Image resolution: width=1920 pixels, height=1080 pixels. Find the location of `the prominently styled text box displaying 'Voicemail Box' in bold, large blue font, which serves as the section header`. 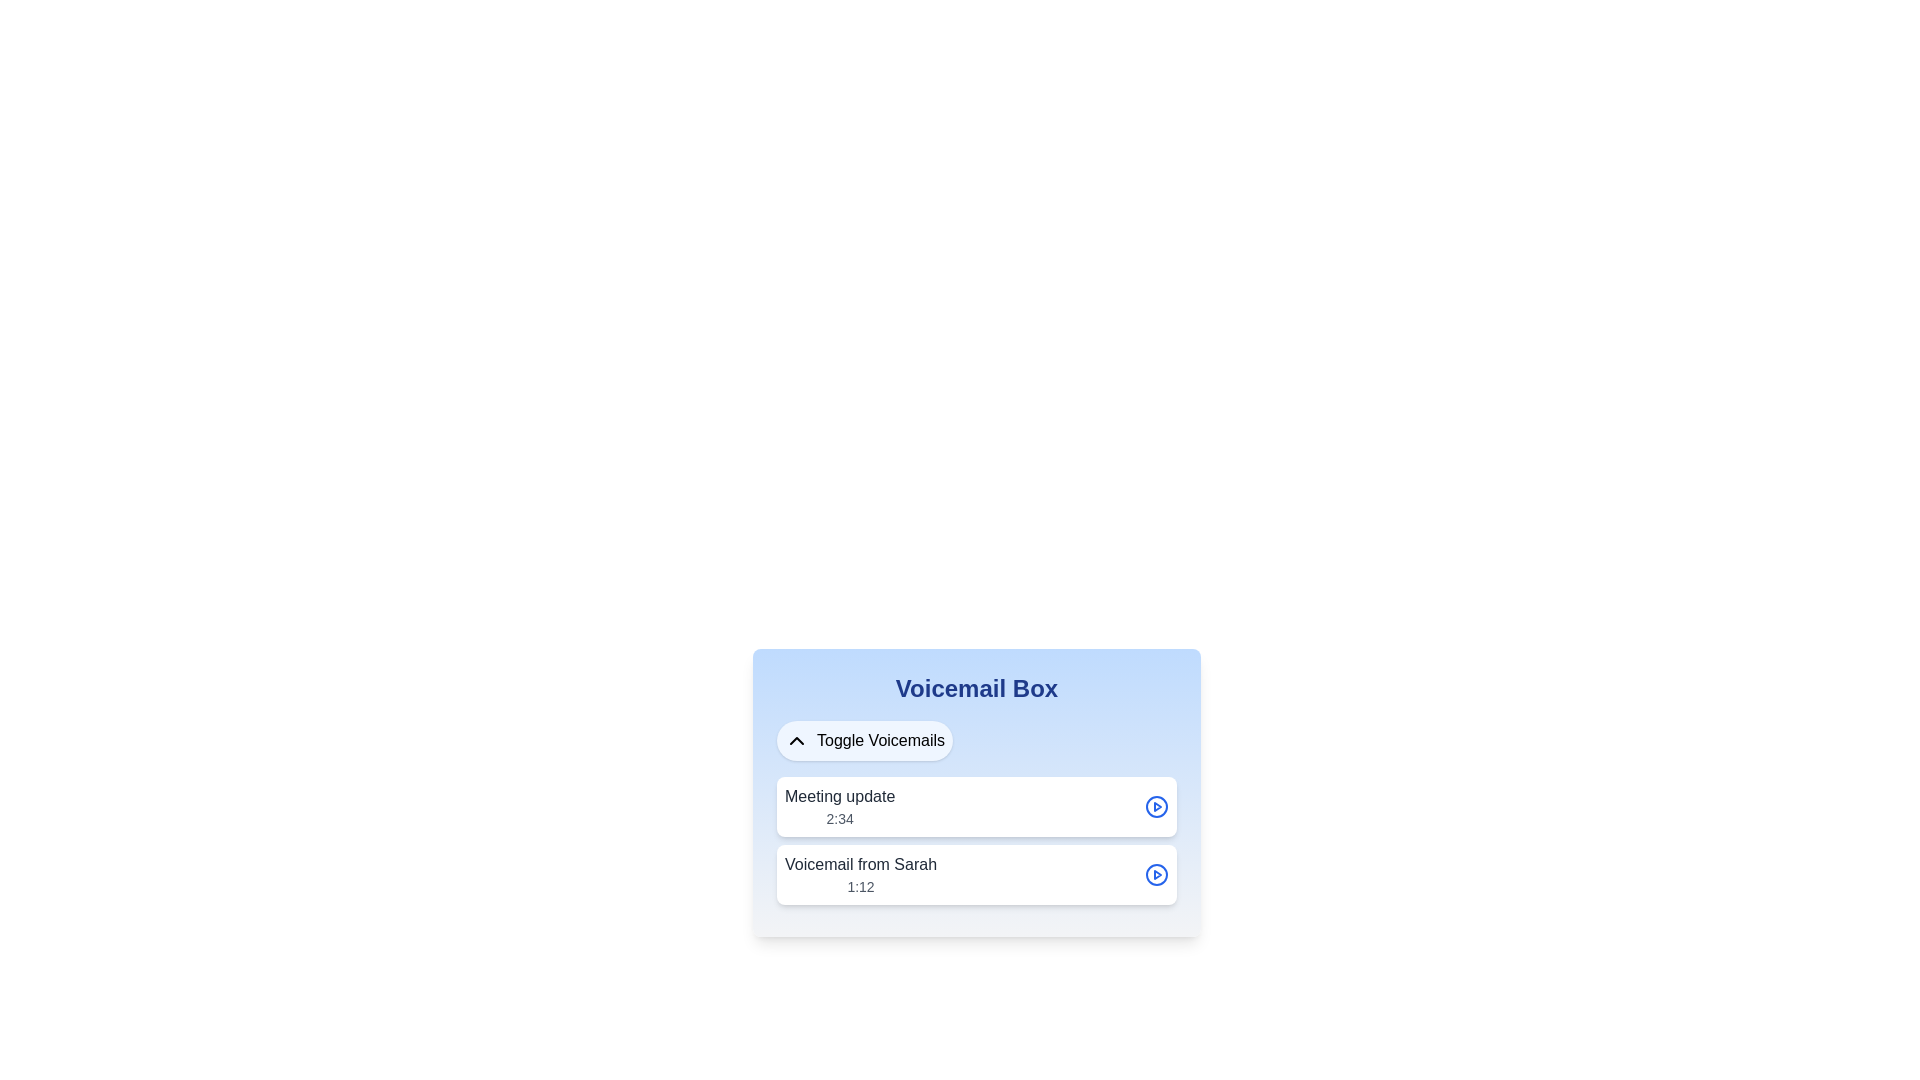

the prominently styled text box displaying 'Voicemail Box' in bold, large blue font, which serves as the section header is located at coordinates (977, 688).